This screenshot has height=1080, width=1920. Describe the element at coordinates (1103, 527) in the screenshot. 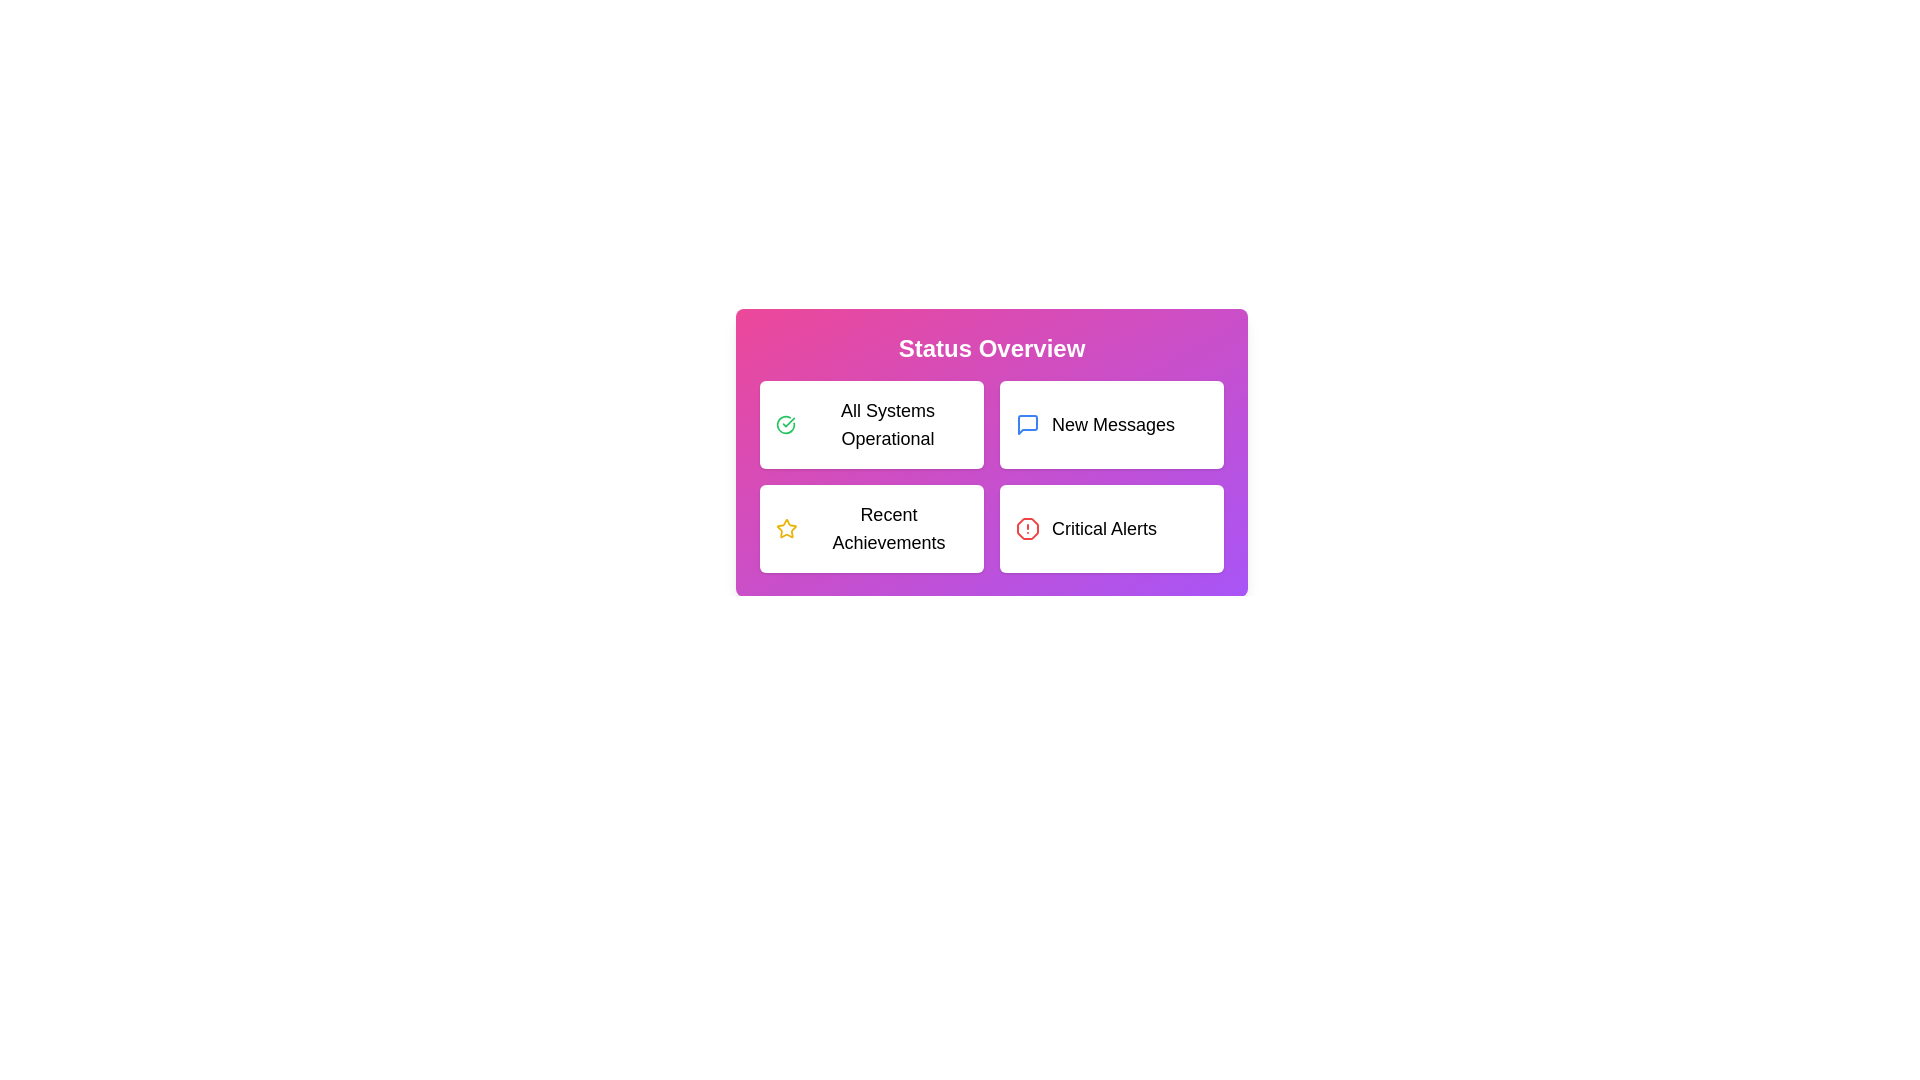

I see `the bold text label displaying 'Critical Alerts', which is positioned to the right of a red octagon icon in the bottom-right corner of the grid layout under the 'Status Overview' header` at that location.